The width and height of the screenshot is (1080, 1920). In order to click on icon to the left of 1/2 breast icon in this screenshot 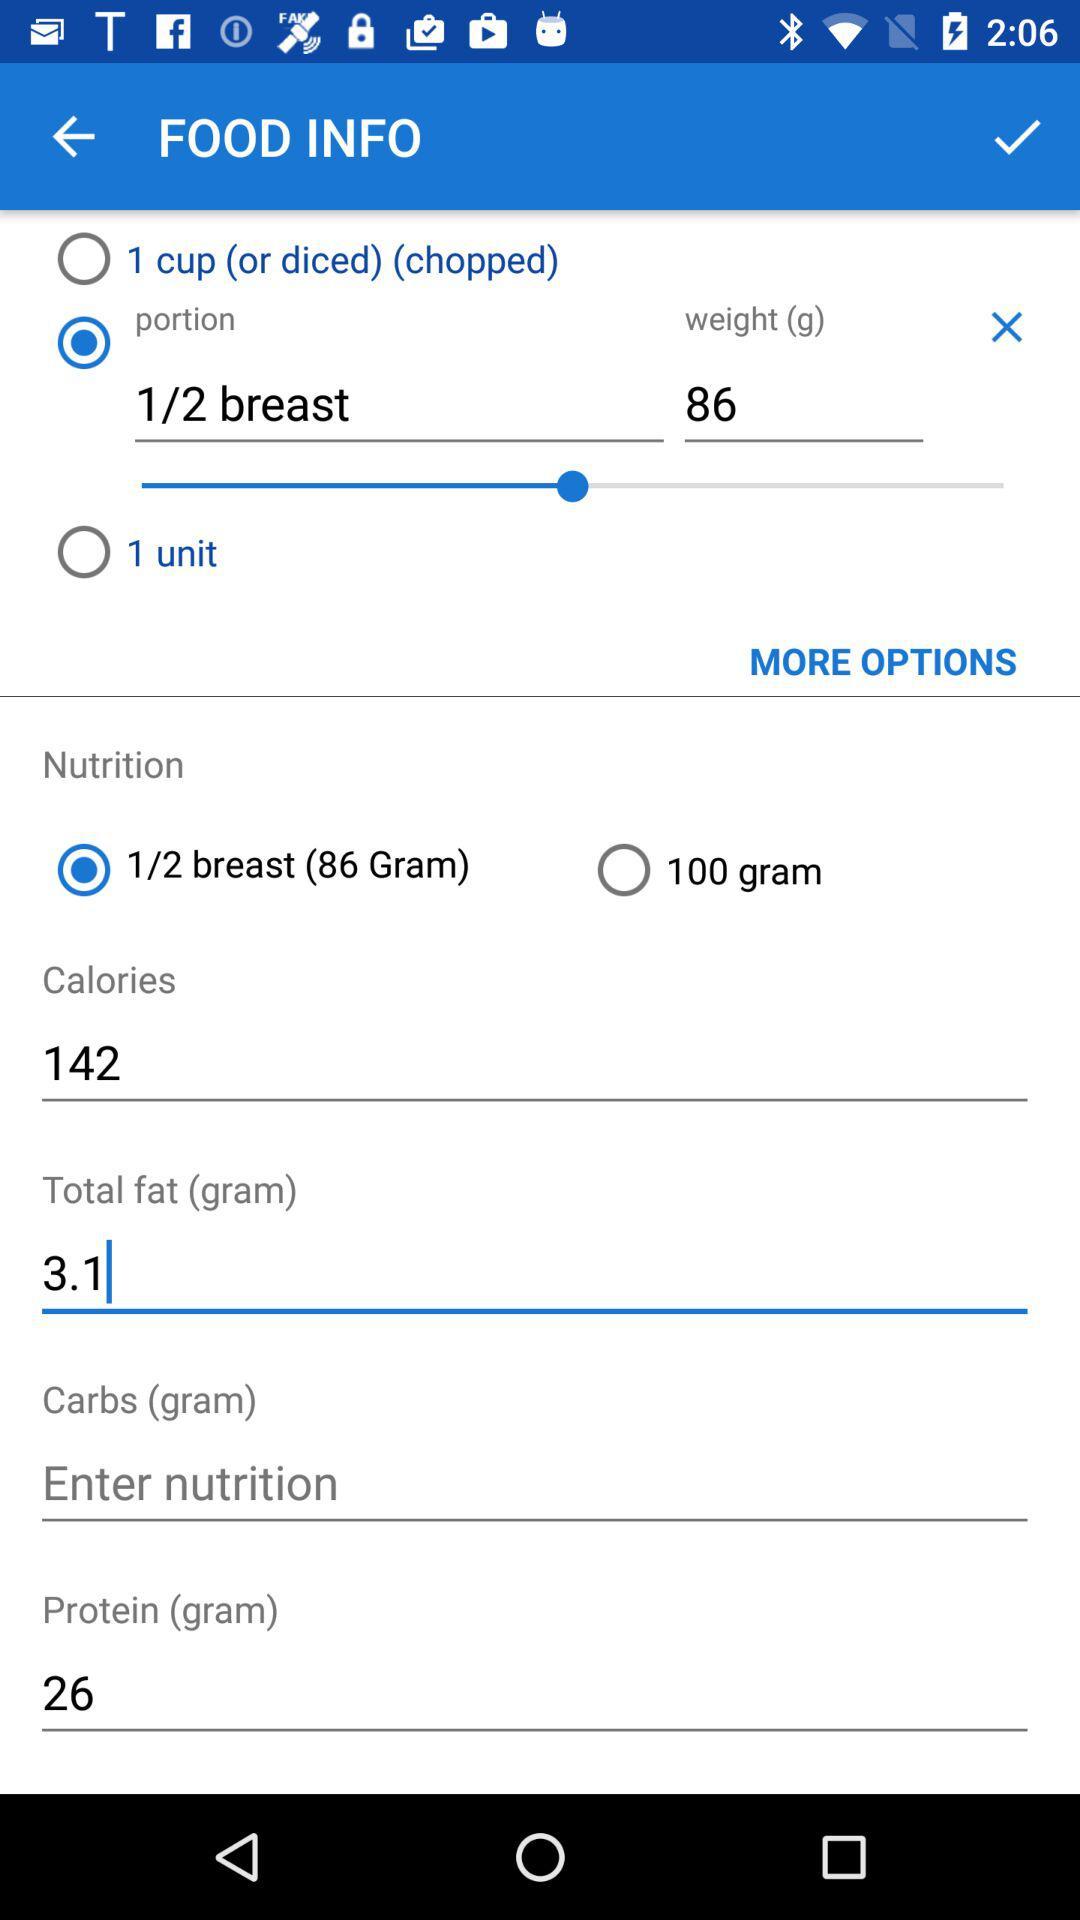, I will do `click(82, 342)`.